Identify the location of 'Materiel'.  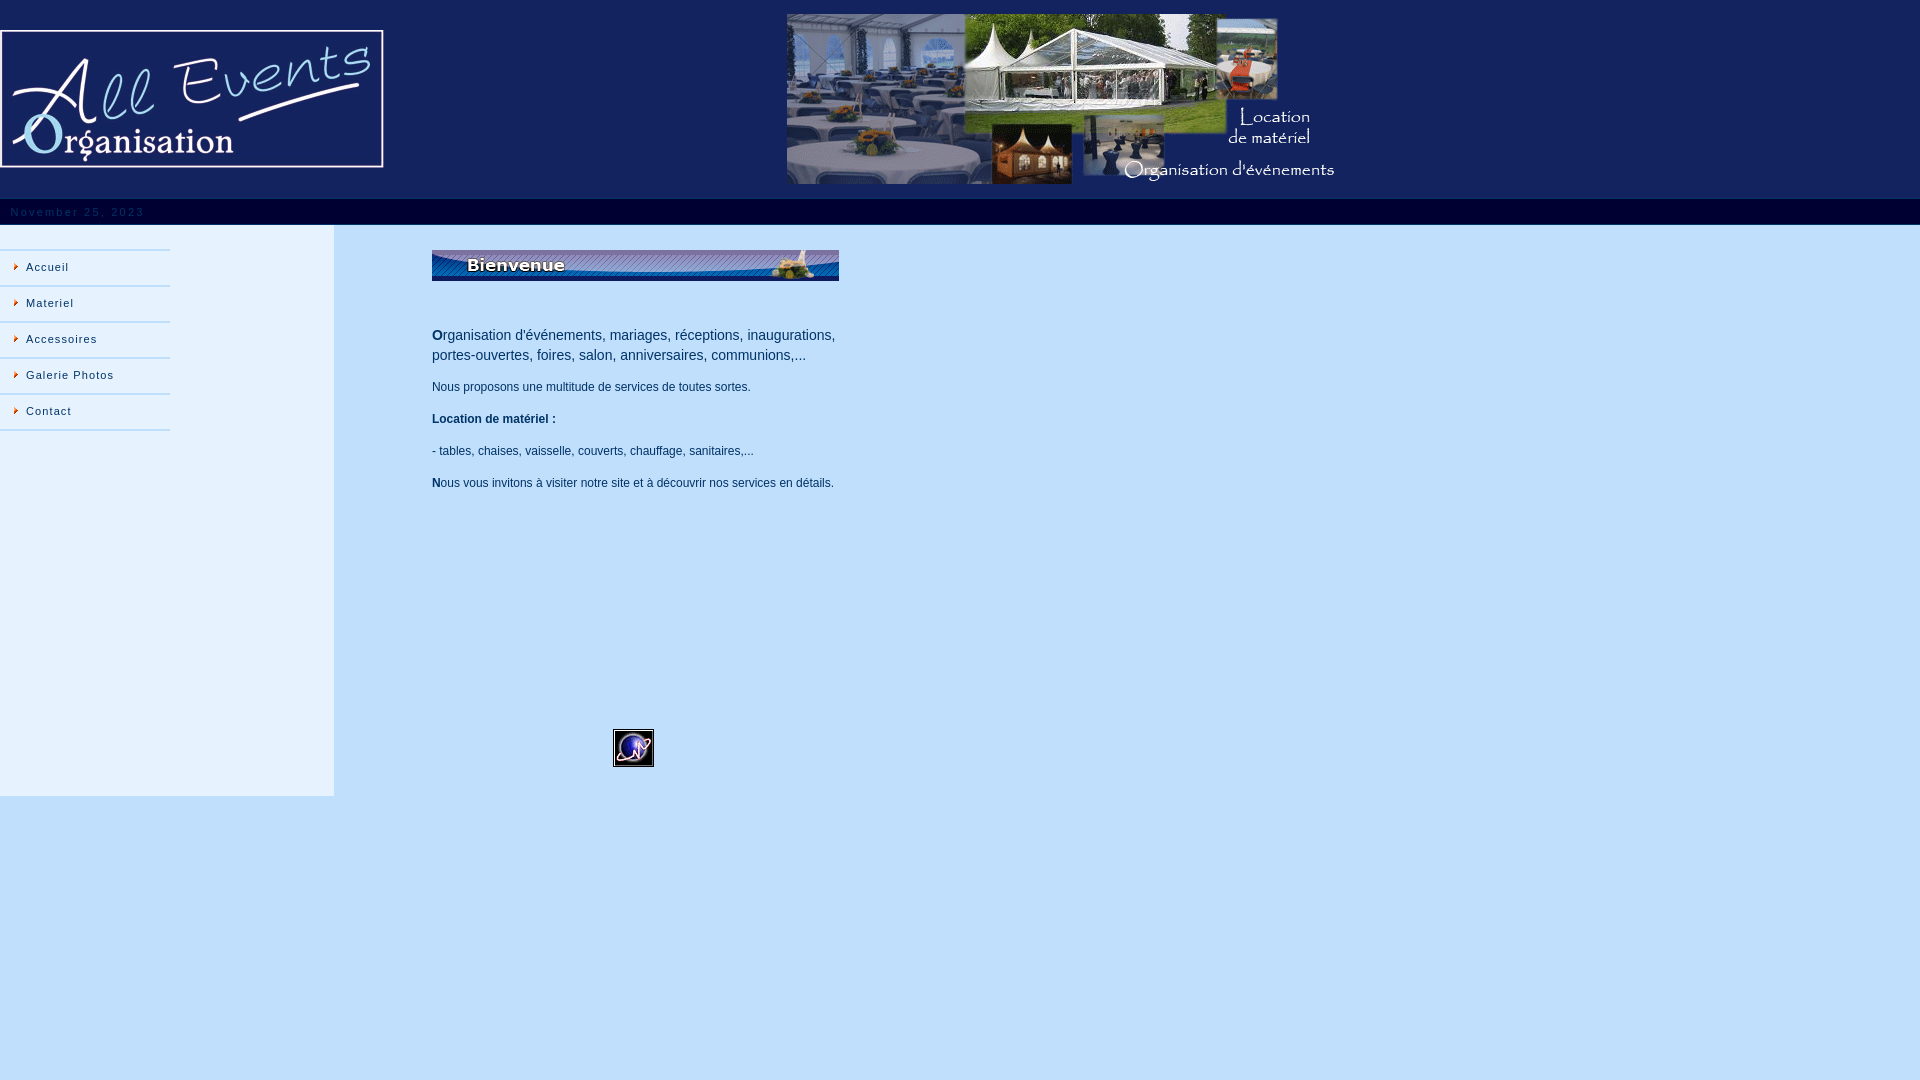
(84, 304).